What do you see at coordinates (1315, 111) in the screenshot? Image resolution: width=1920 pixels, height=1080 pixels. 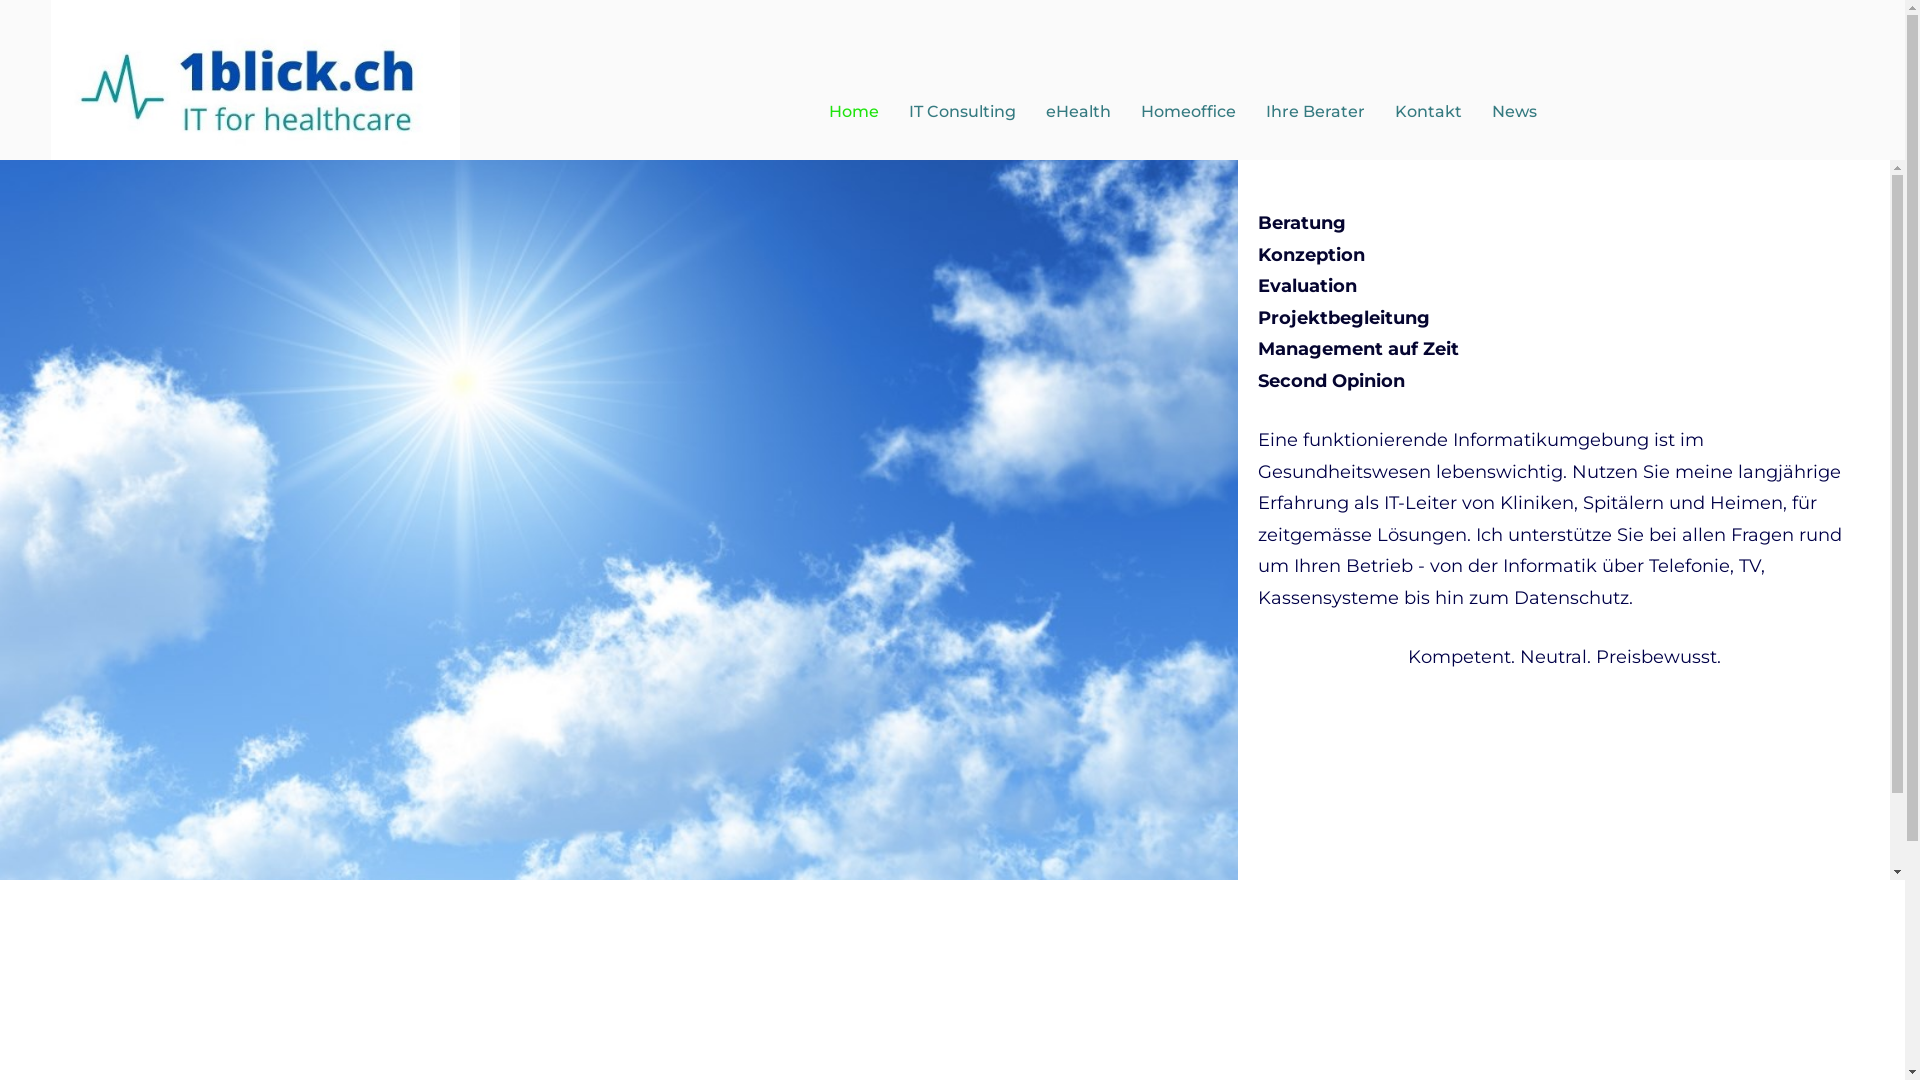 I see `'Ihre Berater'` at bounding box center [1315, 111].